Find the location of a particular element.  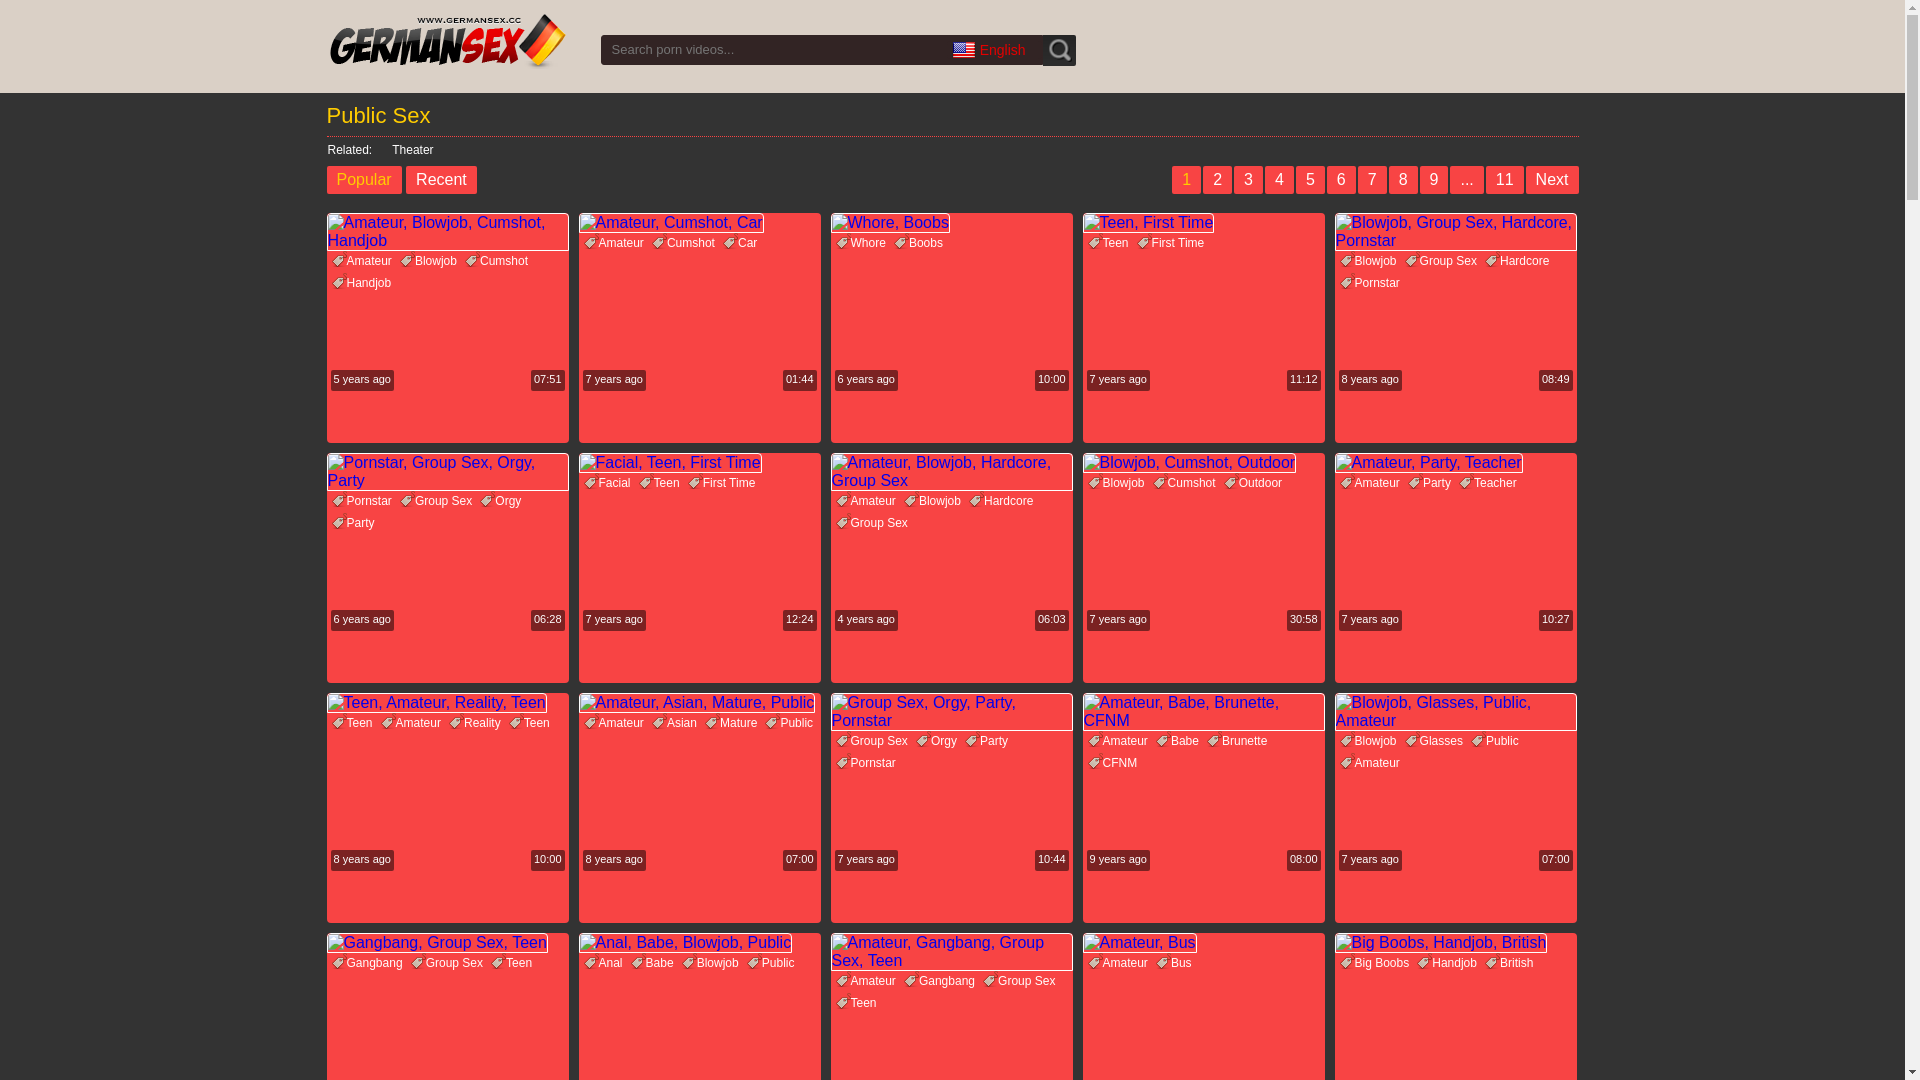

'Bus' is located at coordinates (1176, 962).